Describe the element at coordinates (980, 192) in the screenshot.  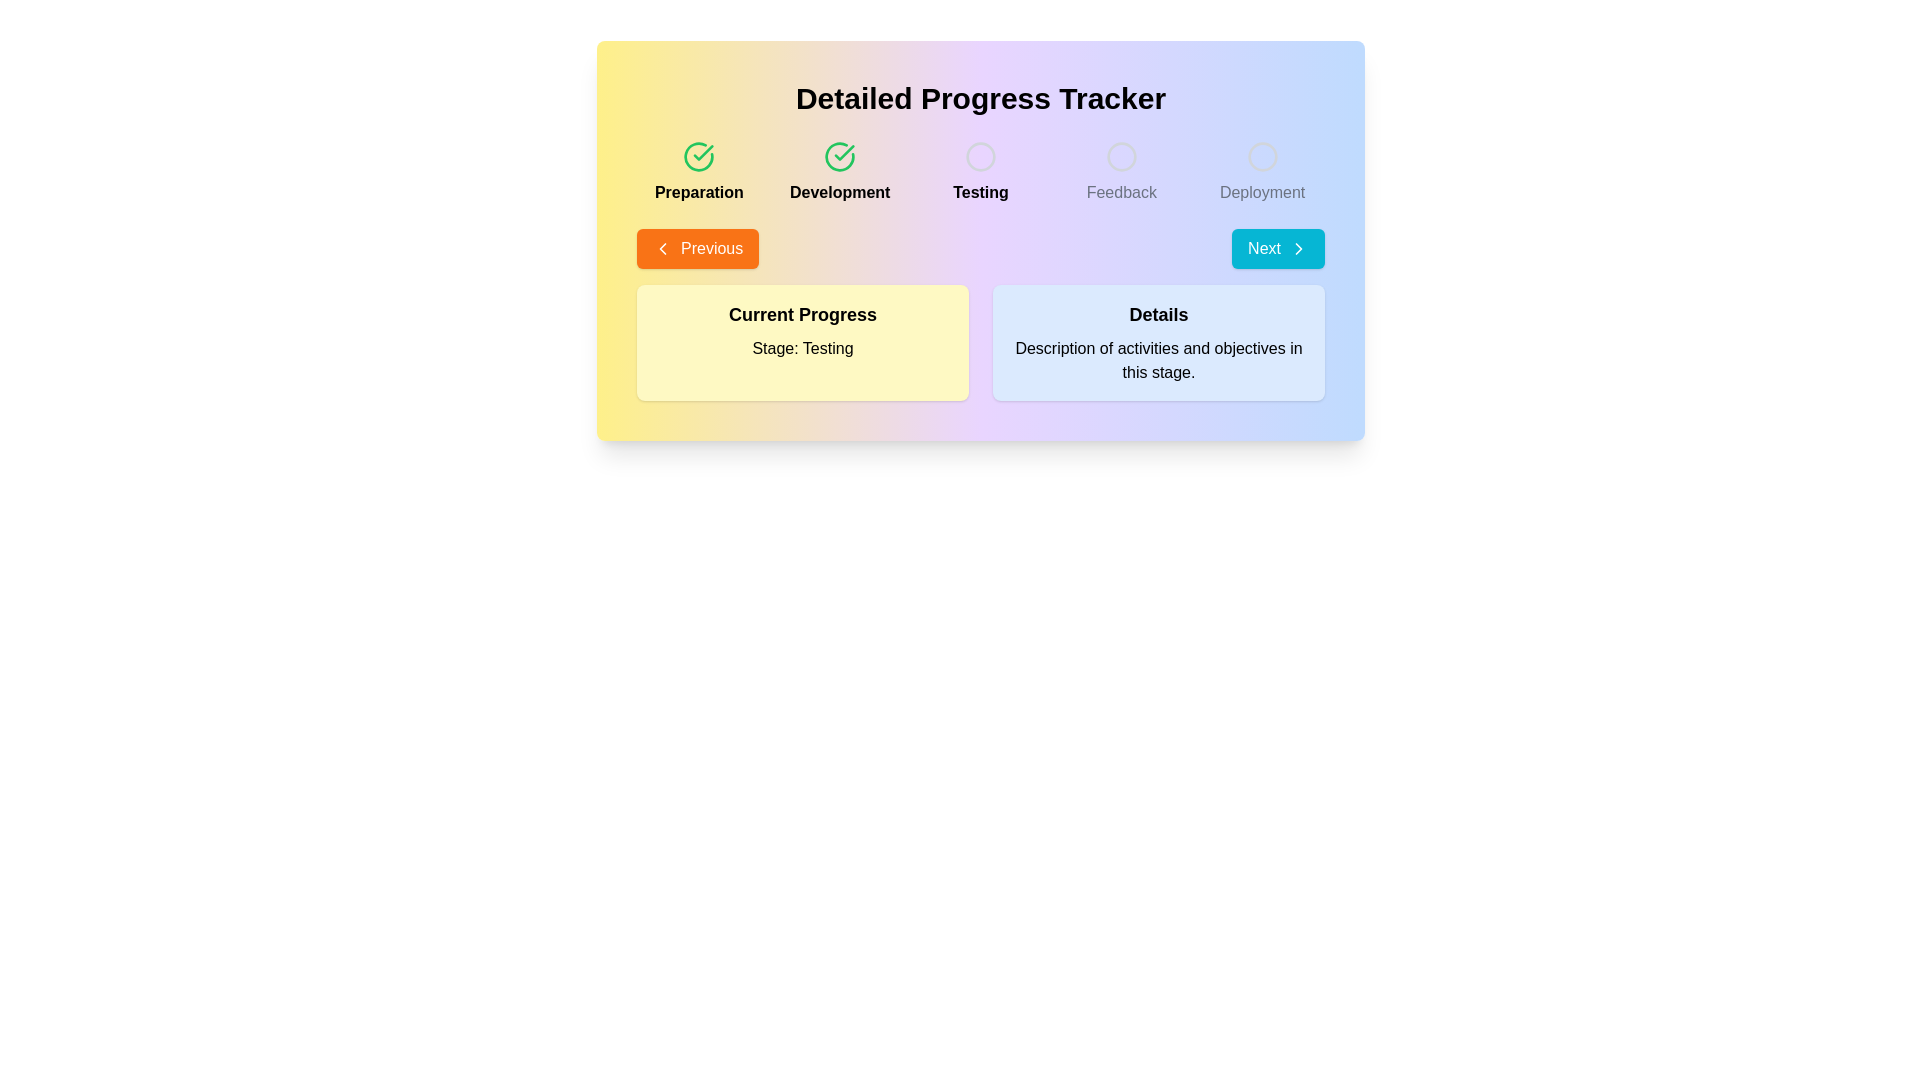
I see `the 'Testing' progress stage label, which is the third item in a sequence of labels in the progress tracker` at that location.